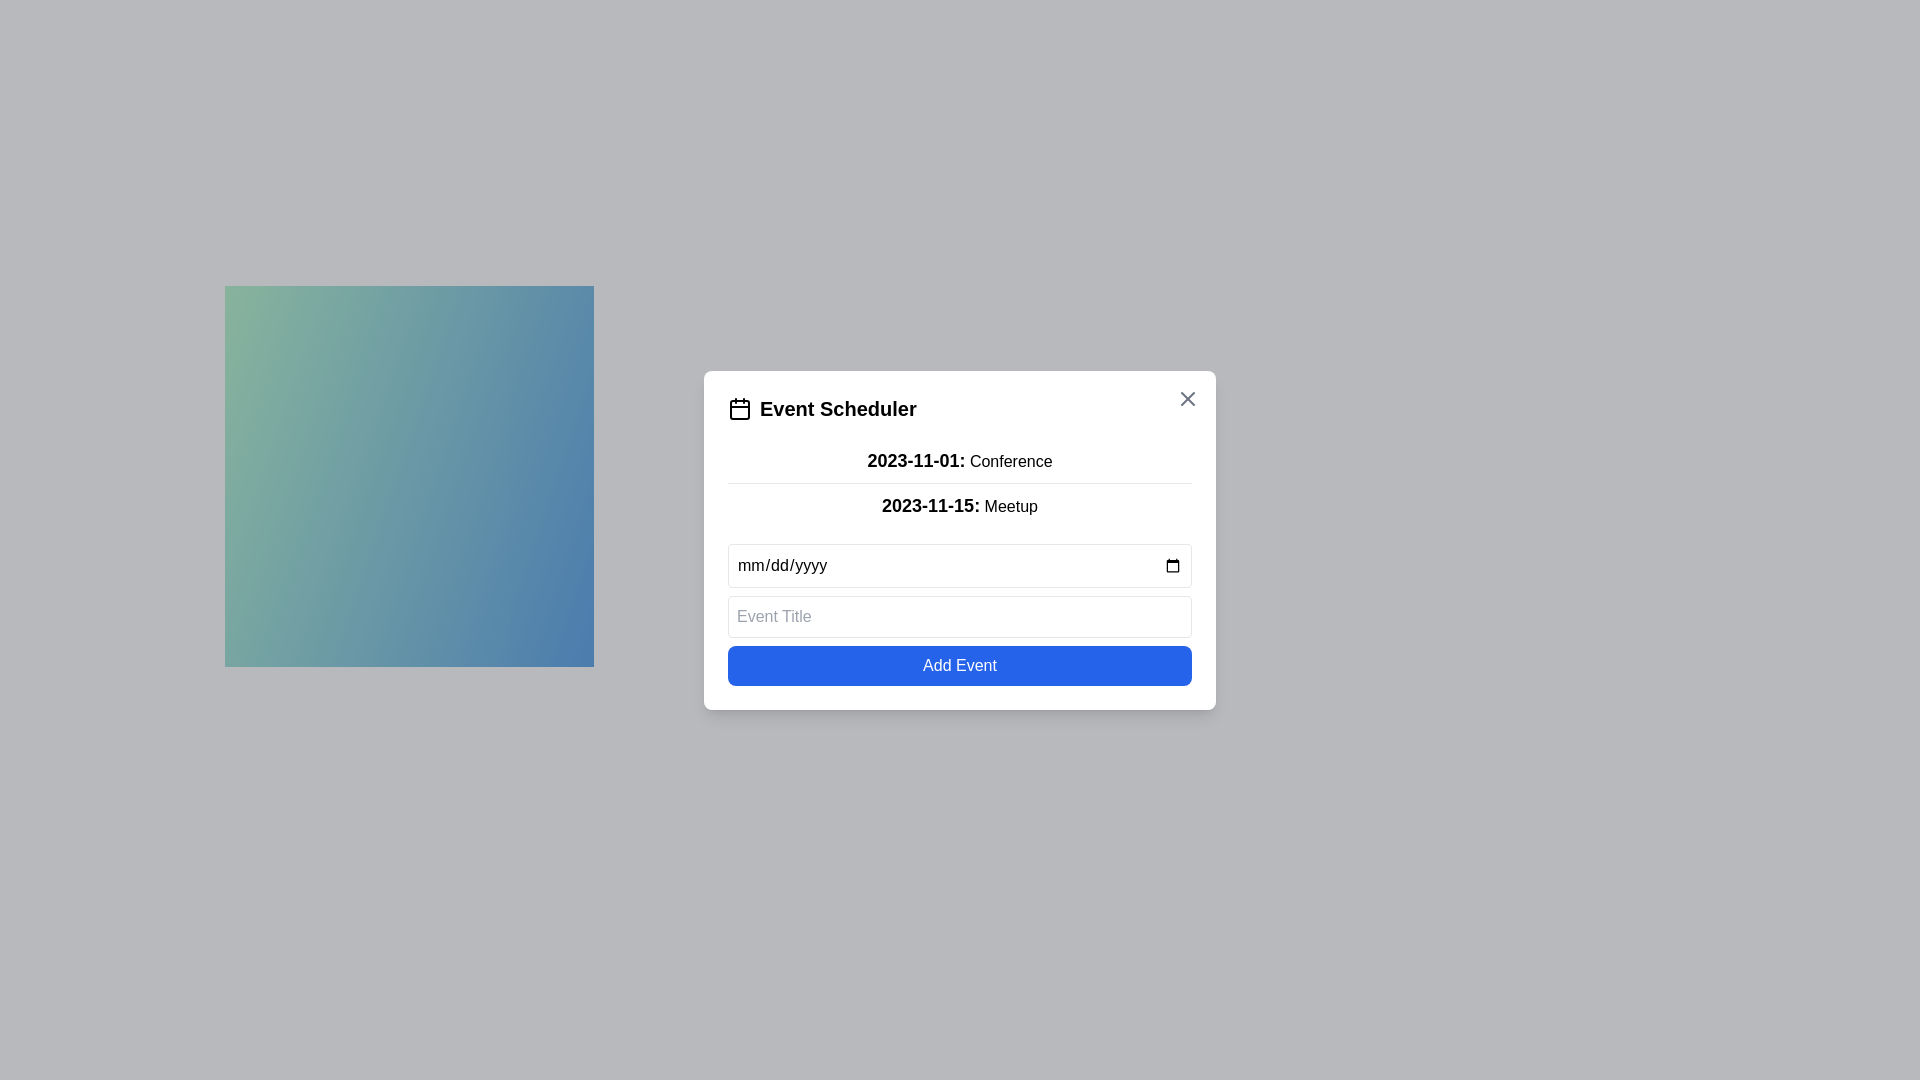  Describe the element at coordinates (960, 504) in the screenshot. I see `the static text label displaying the date and title of the event, which is the second item under the 'Event Scheduler' header` at that location.